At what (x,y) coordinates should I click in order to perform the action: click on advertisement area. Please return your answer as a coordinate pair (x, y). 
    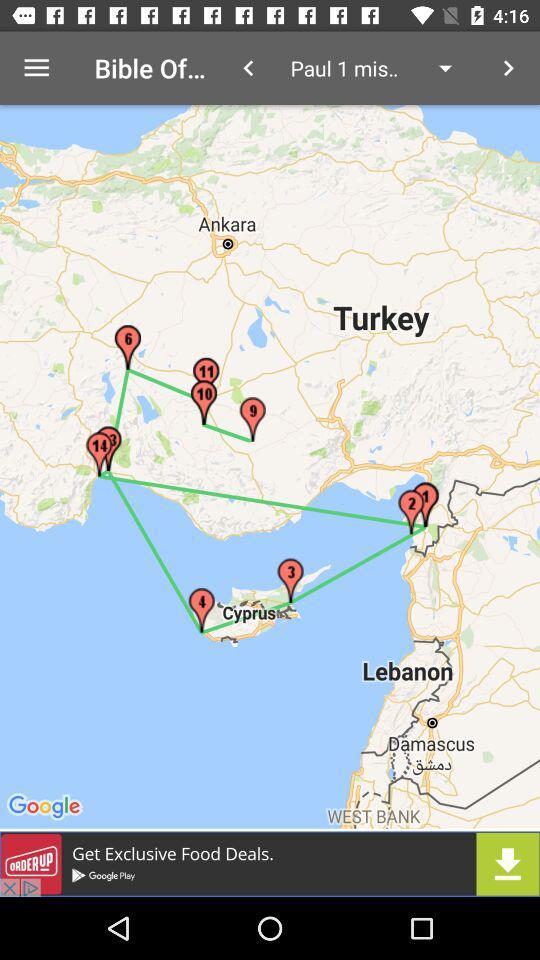
    Looking at the image, I should click on (270, 863).